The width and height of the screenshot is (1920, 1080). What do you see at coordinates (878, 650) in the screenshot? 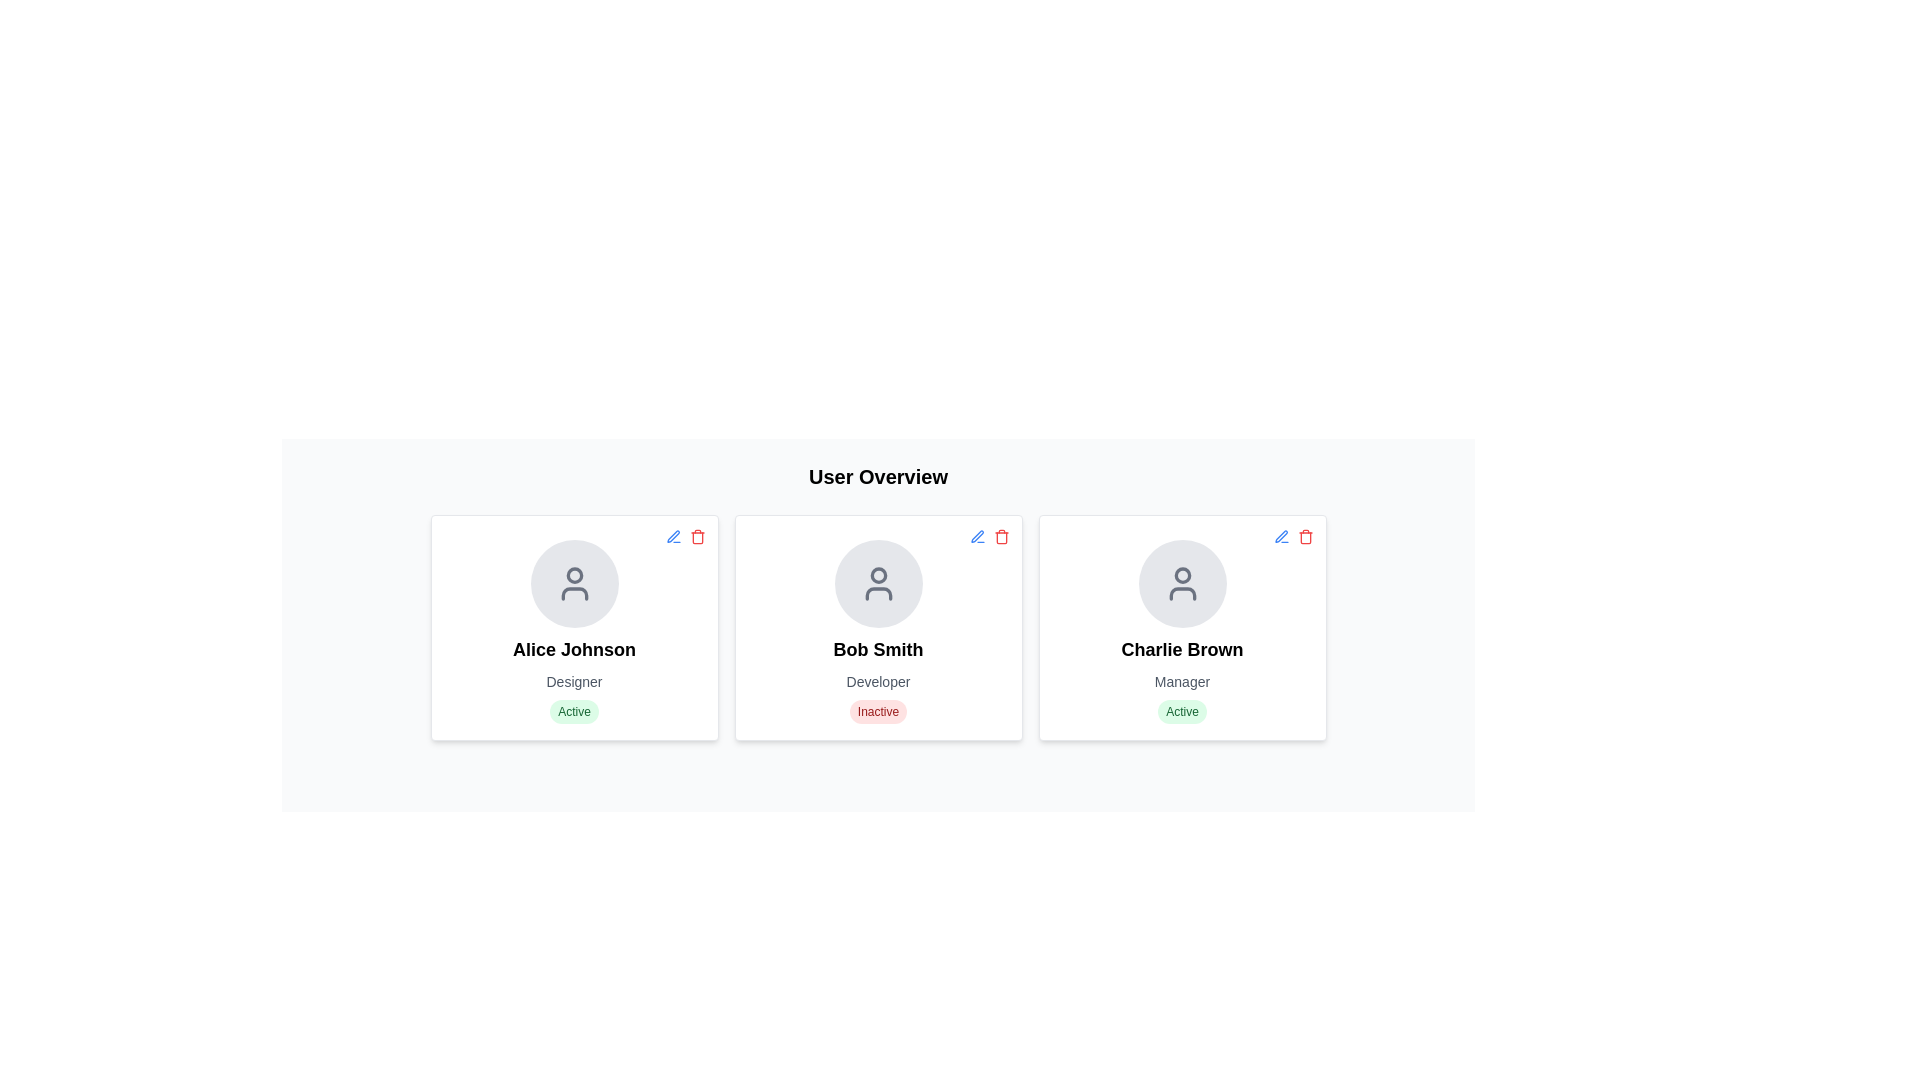
I see `the text label that displays the name of the individual in the middle card of a three-card layout, positioned below the avatar icon and above the designation 'Developer'` at bounding box center [878, 650].